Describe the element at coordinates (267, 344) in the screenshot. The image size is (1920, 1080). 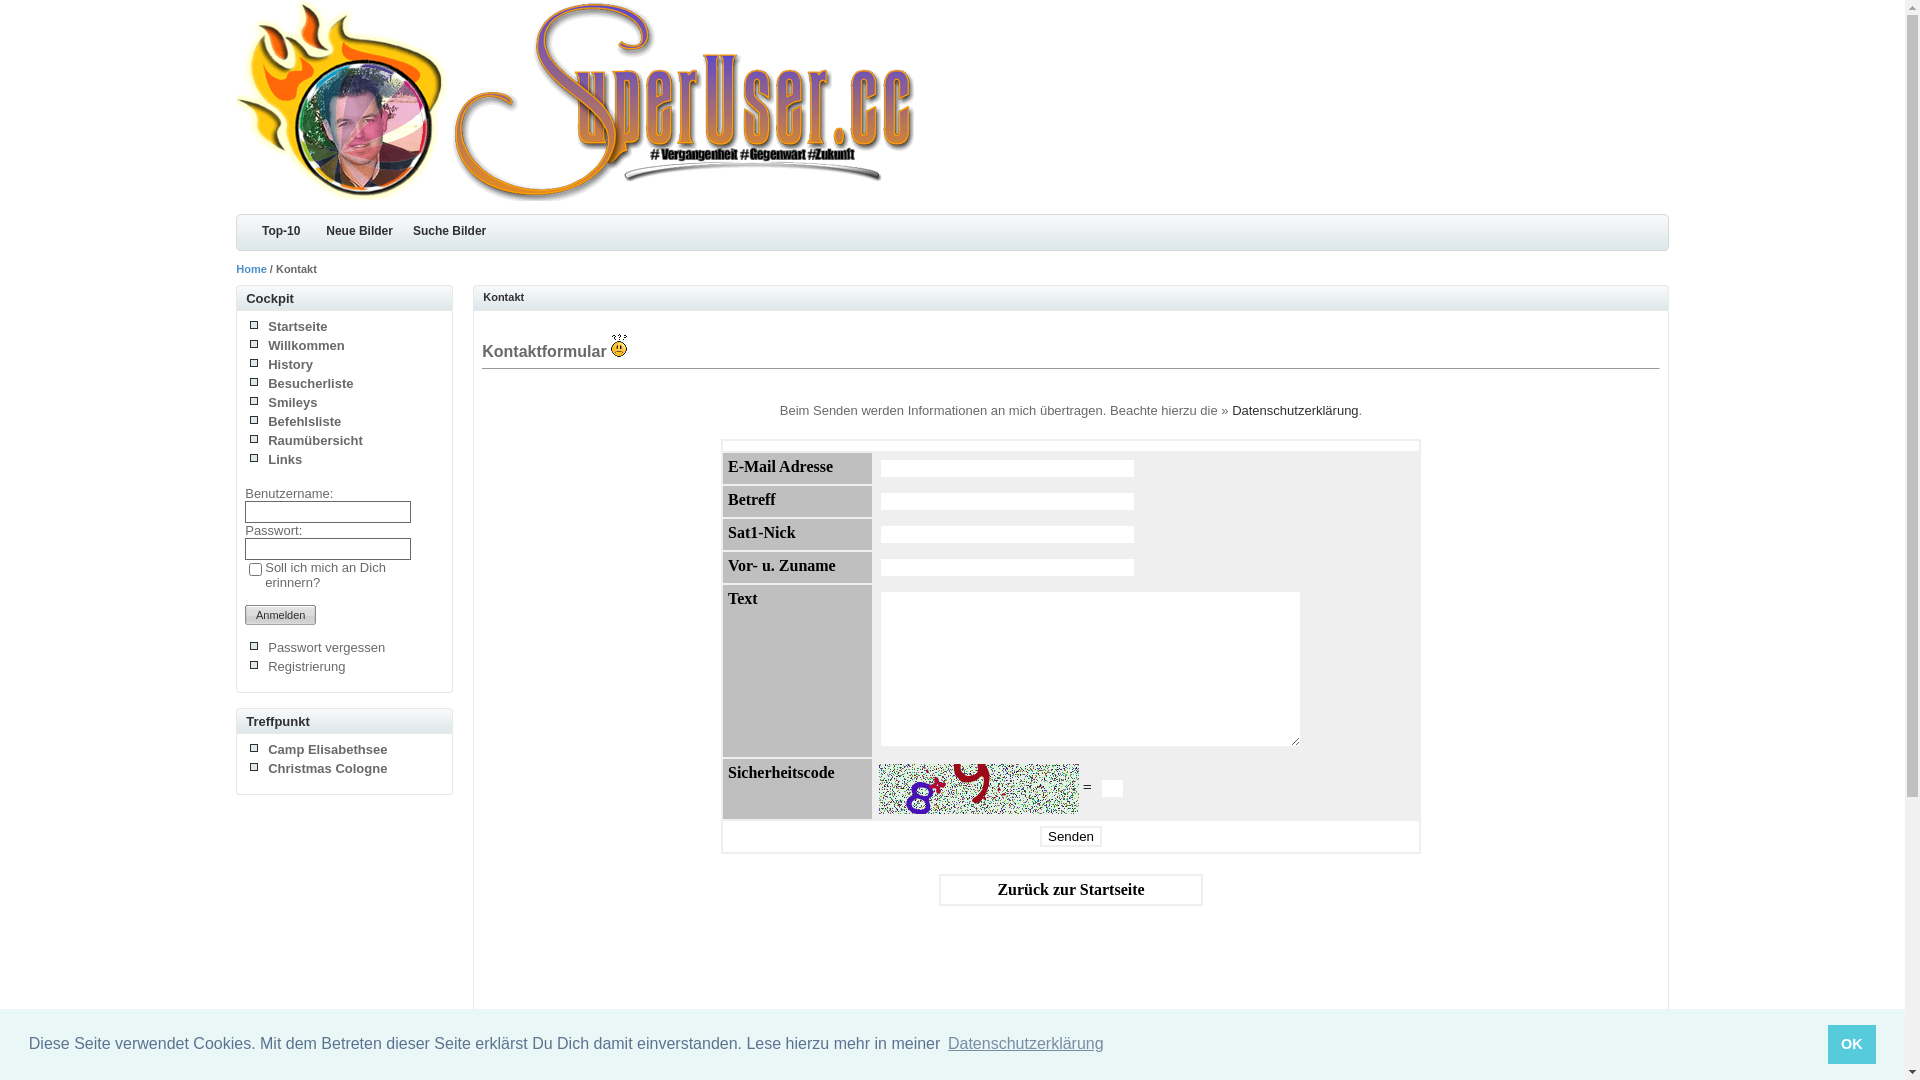
I see `'Willkommen'` at that location.